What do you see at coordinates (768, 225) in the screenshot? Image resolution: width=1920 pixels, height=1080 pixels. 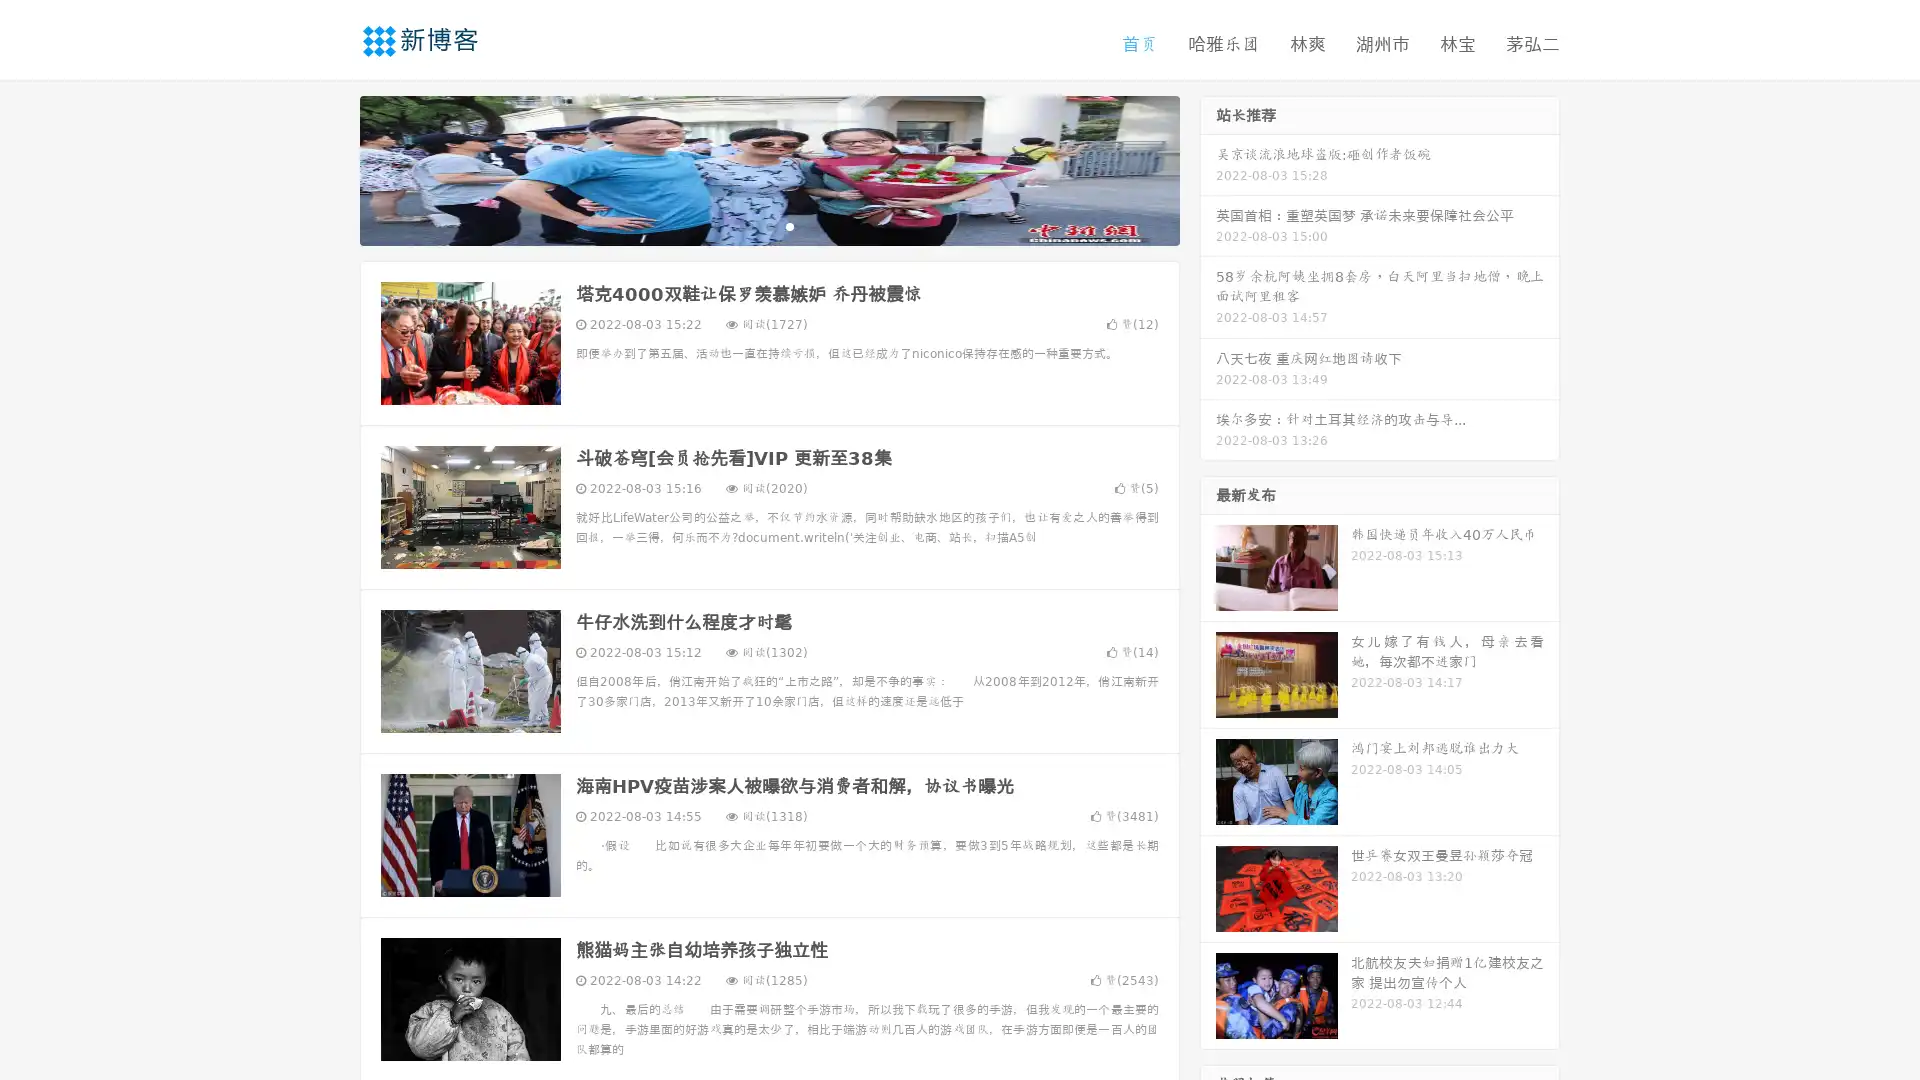 I see `Go to slide 2` at bounding box center [768, 225].